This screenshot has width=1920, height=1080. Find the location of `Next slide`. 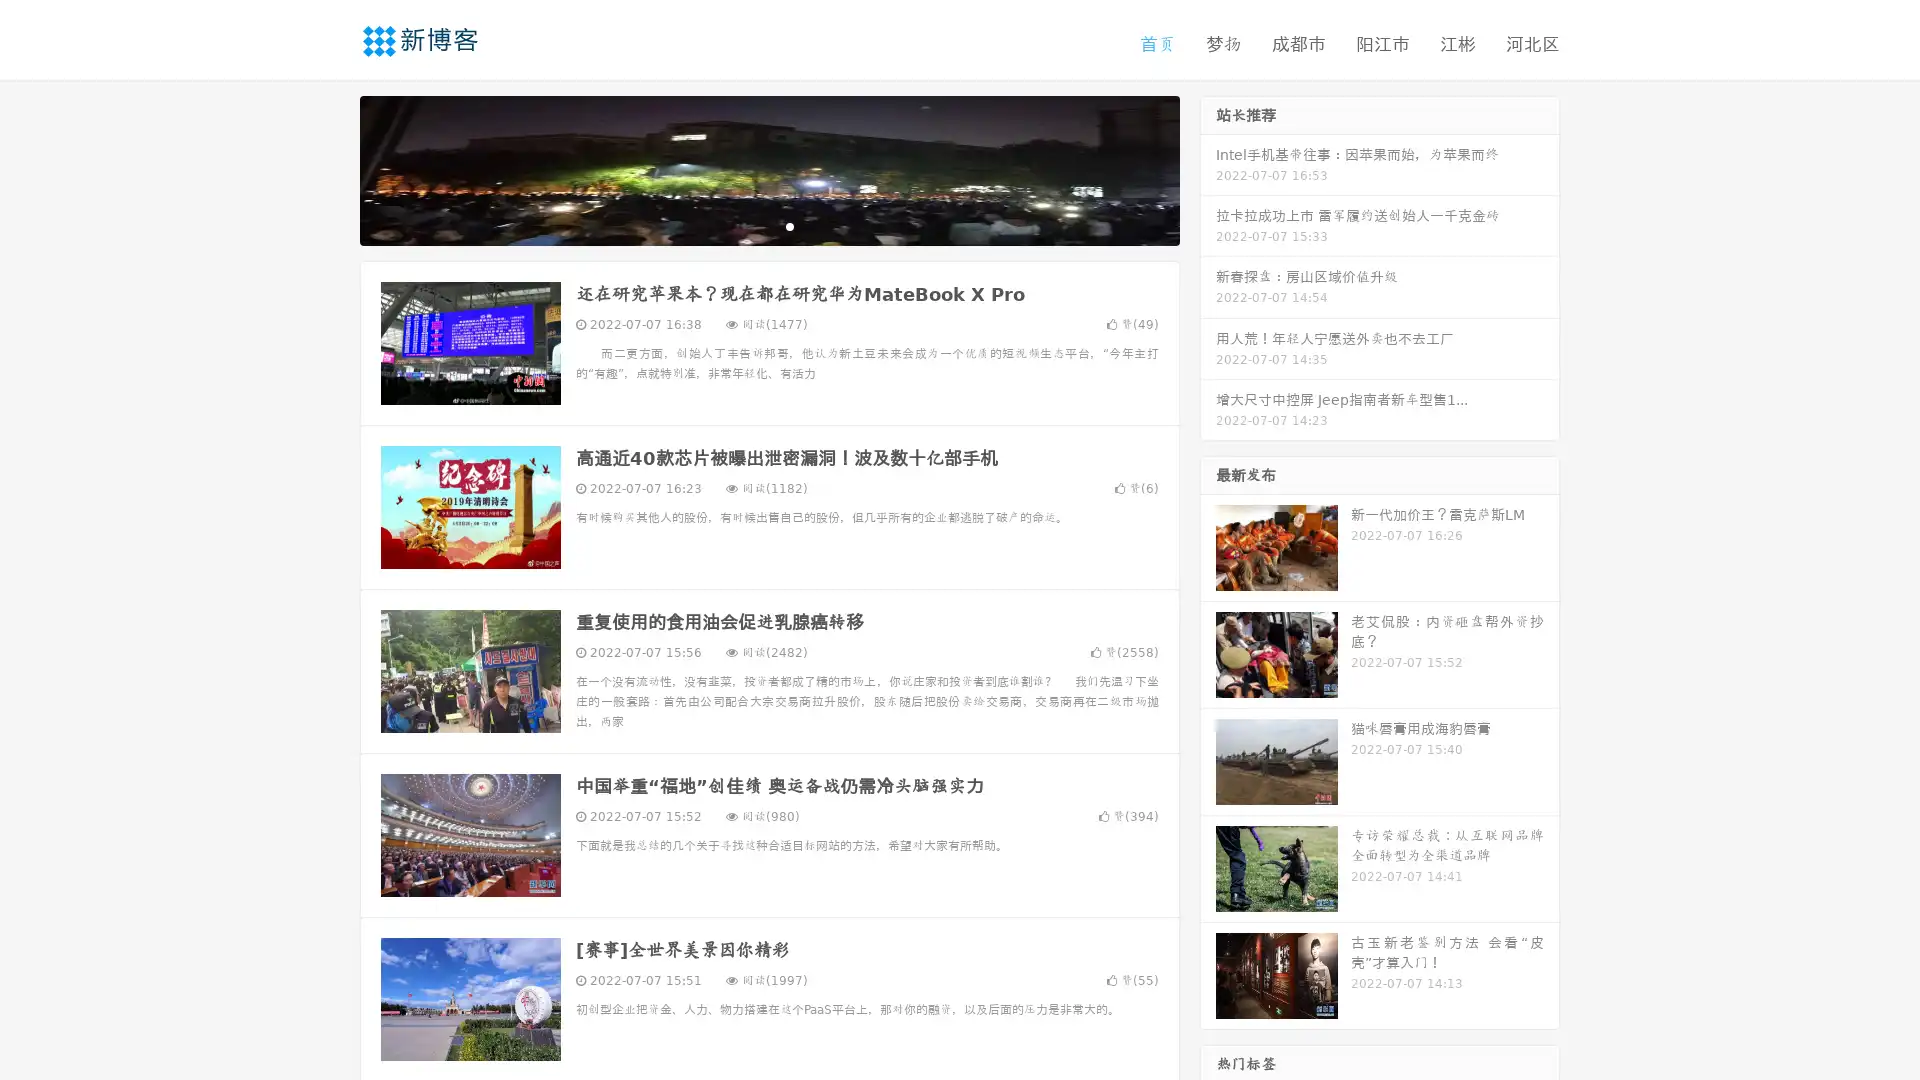

Next slide is located at coordinates (1208, 168).